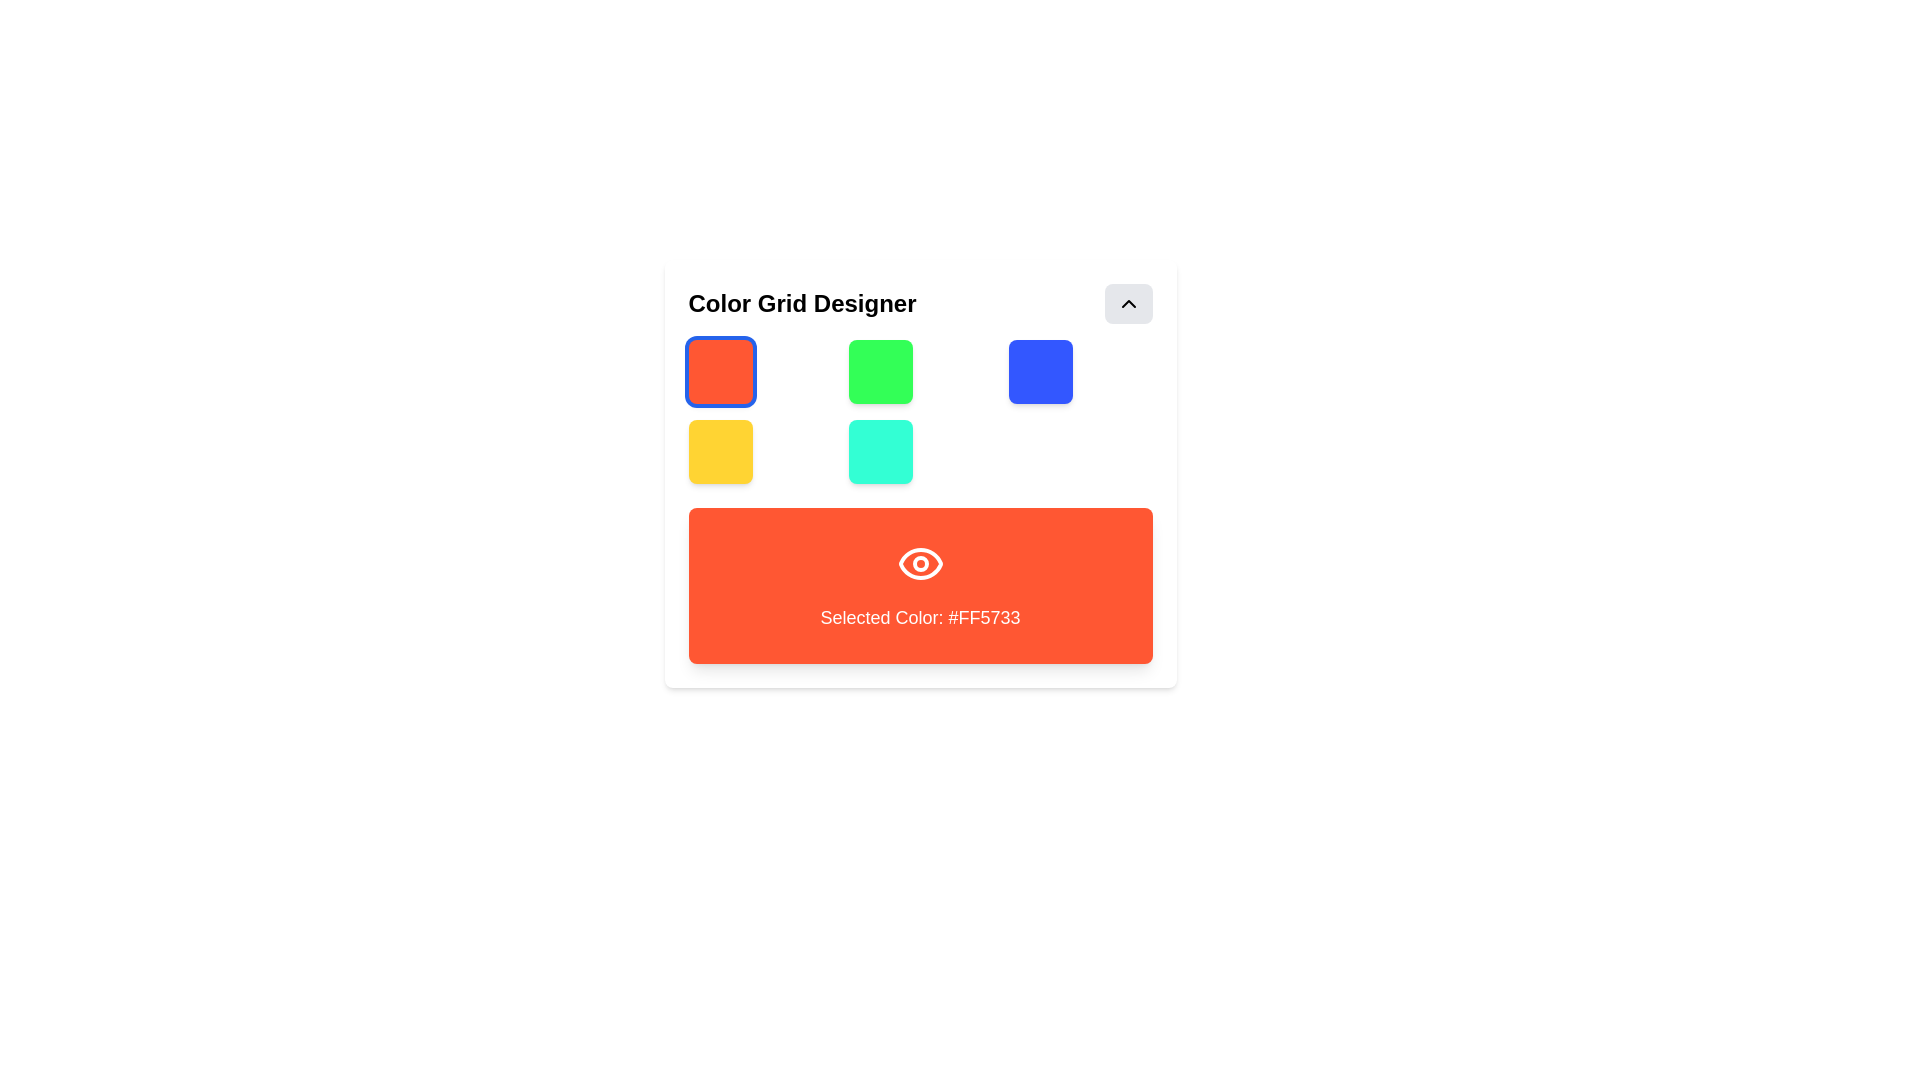 This screenshot has height=1080, width=1920. I want to click on the upward-pointing chevron icon within the rounded rectangular button in the top right corner of the 'Color Grid Designer' card to observe the hover effect, so click(1128, 304).